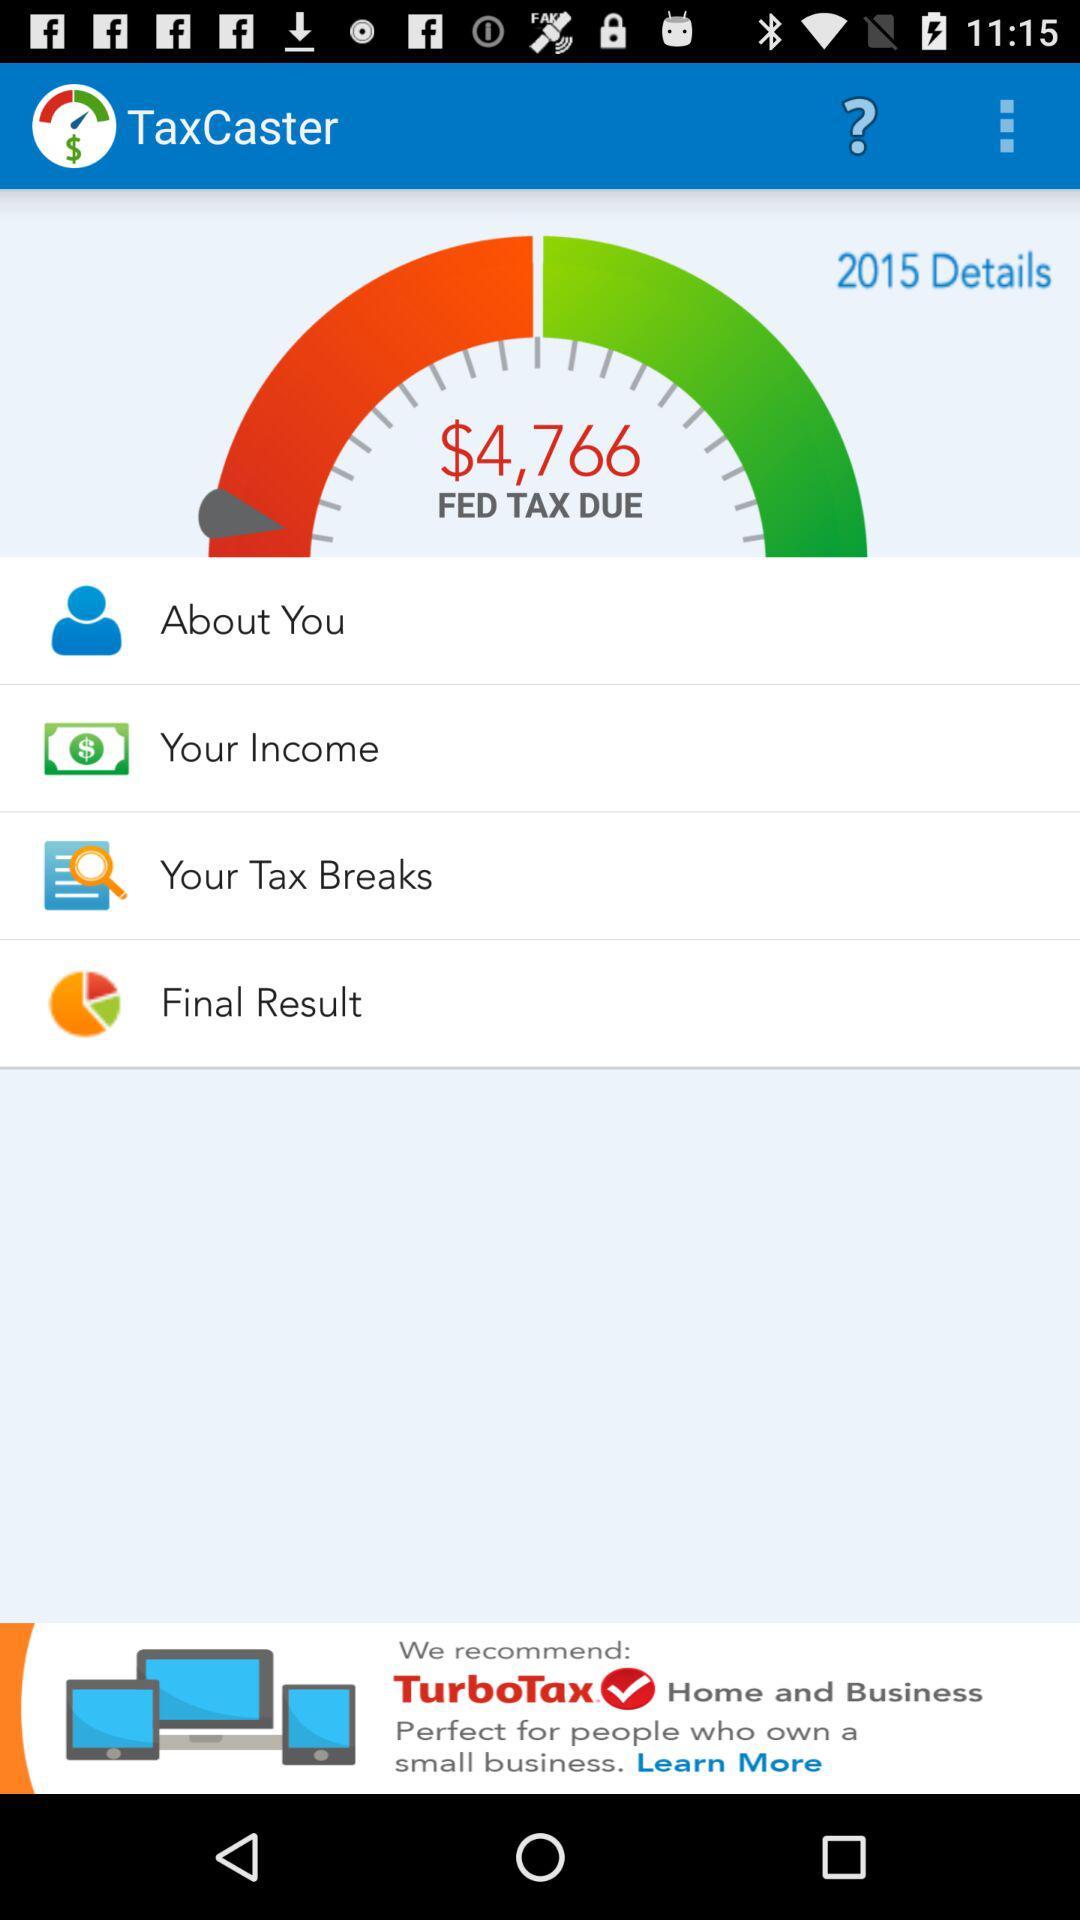 This screenshot has height=1920, width=1080. I want to click on the app below your tax breaks, so click(601, 1002).